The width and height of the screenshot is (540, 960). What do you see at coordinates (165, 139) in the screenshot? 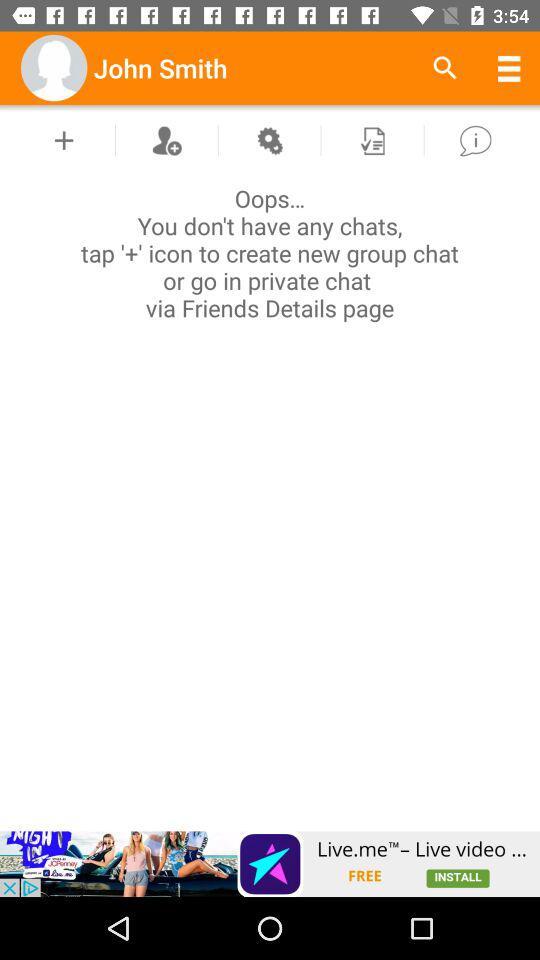
I see `contact` at bounding box center [165, 139].